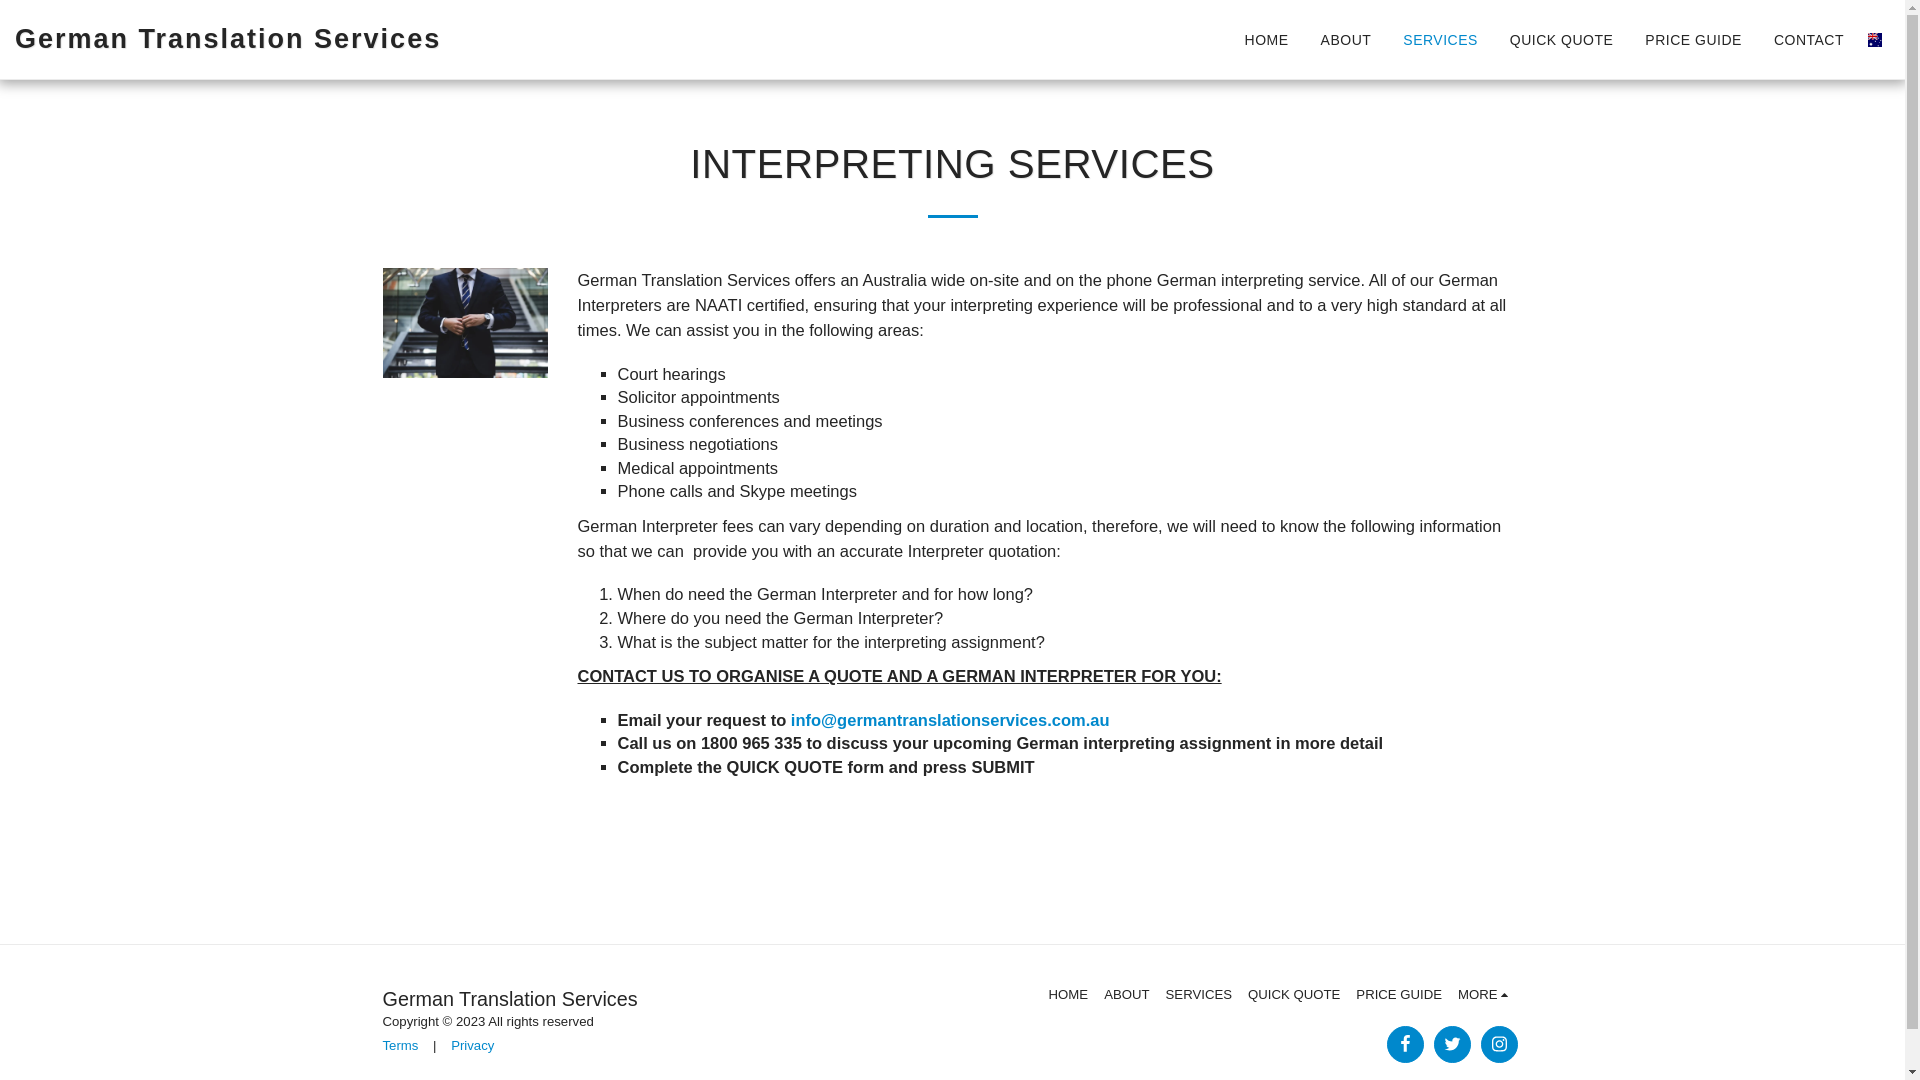 This screenshot has height=1080, width=1920. I want to click on 'ABOUT', so click(1103, 995).